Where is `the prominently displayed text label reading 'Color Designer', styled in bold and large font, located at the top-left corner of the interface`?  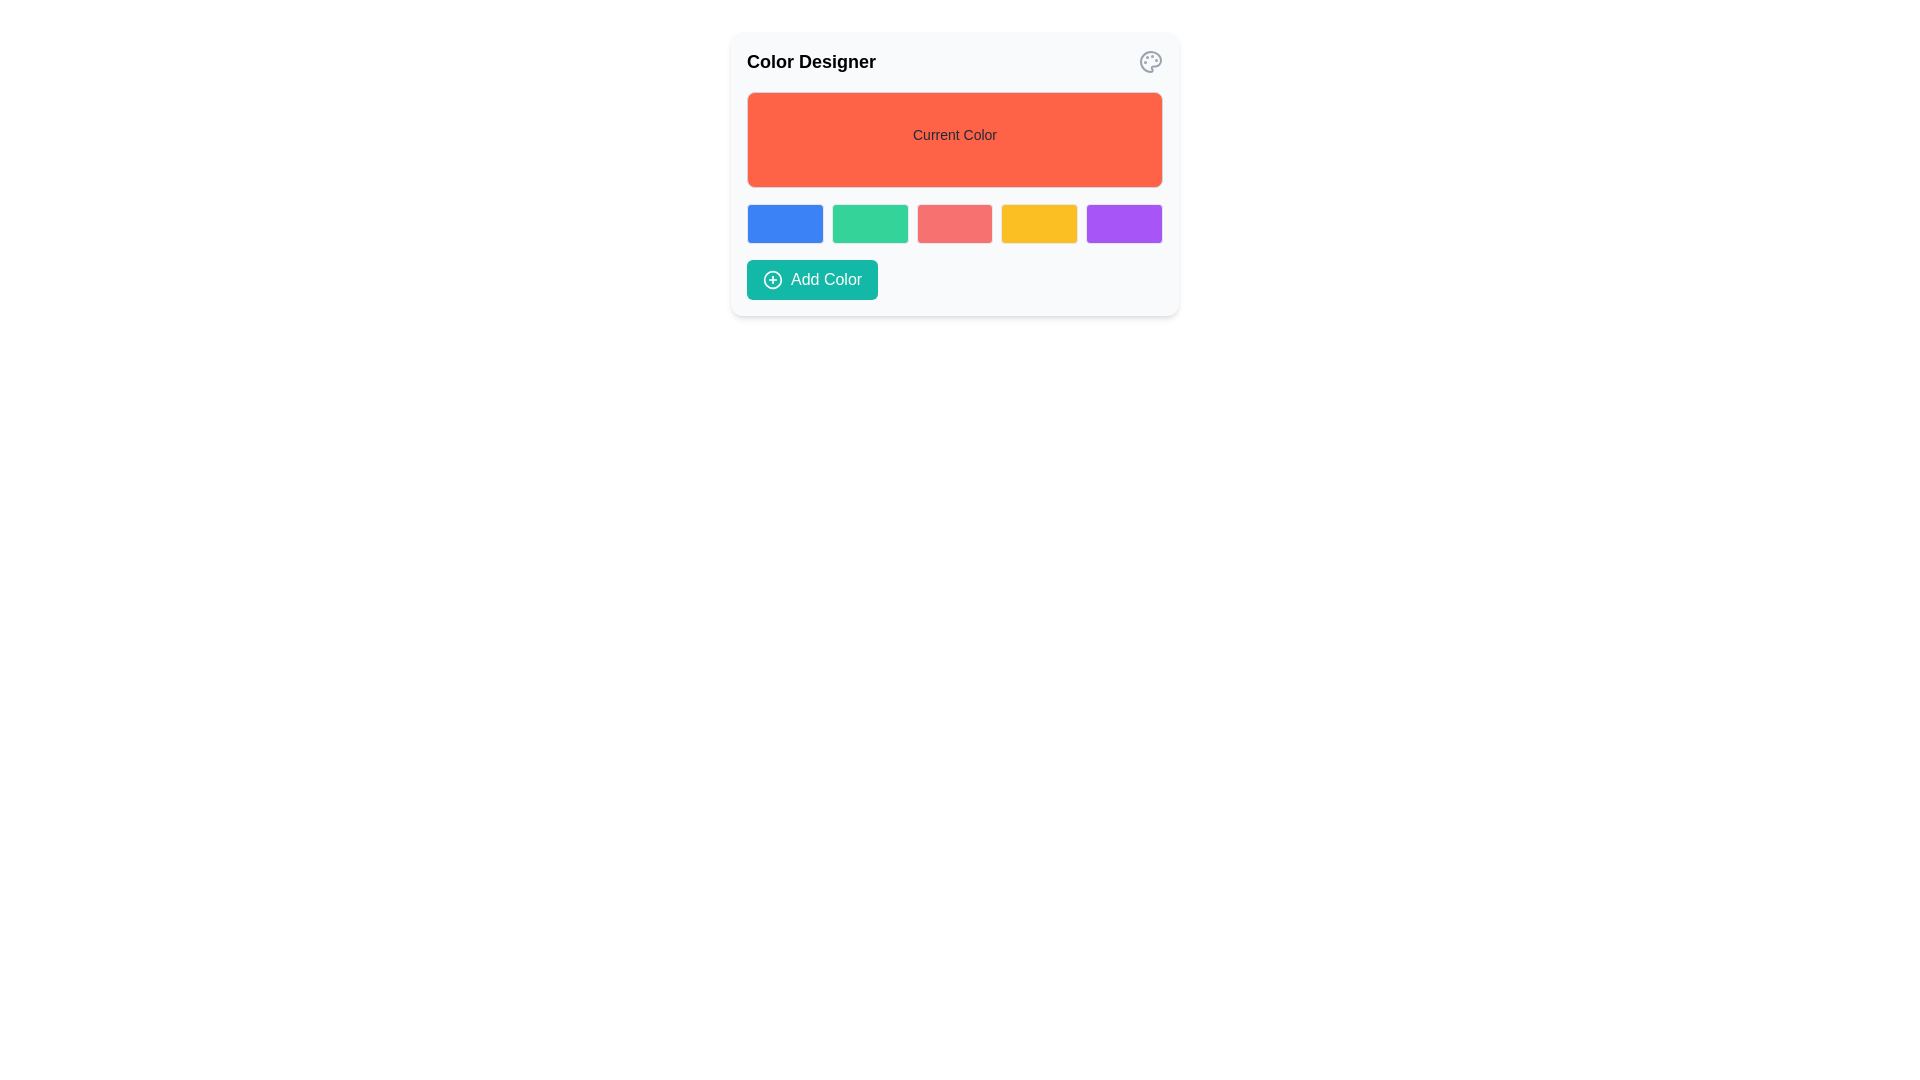 the prominently displayed text label reading 'Color Designer', styled in bold and large font, located at the top-left corner of the interface is located at coordinates (811, 60).